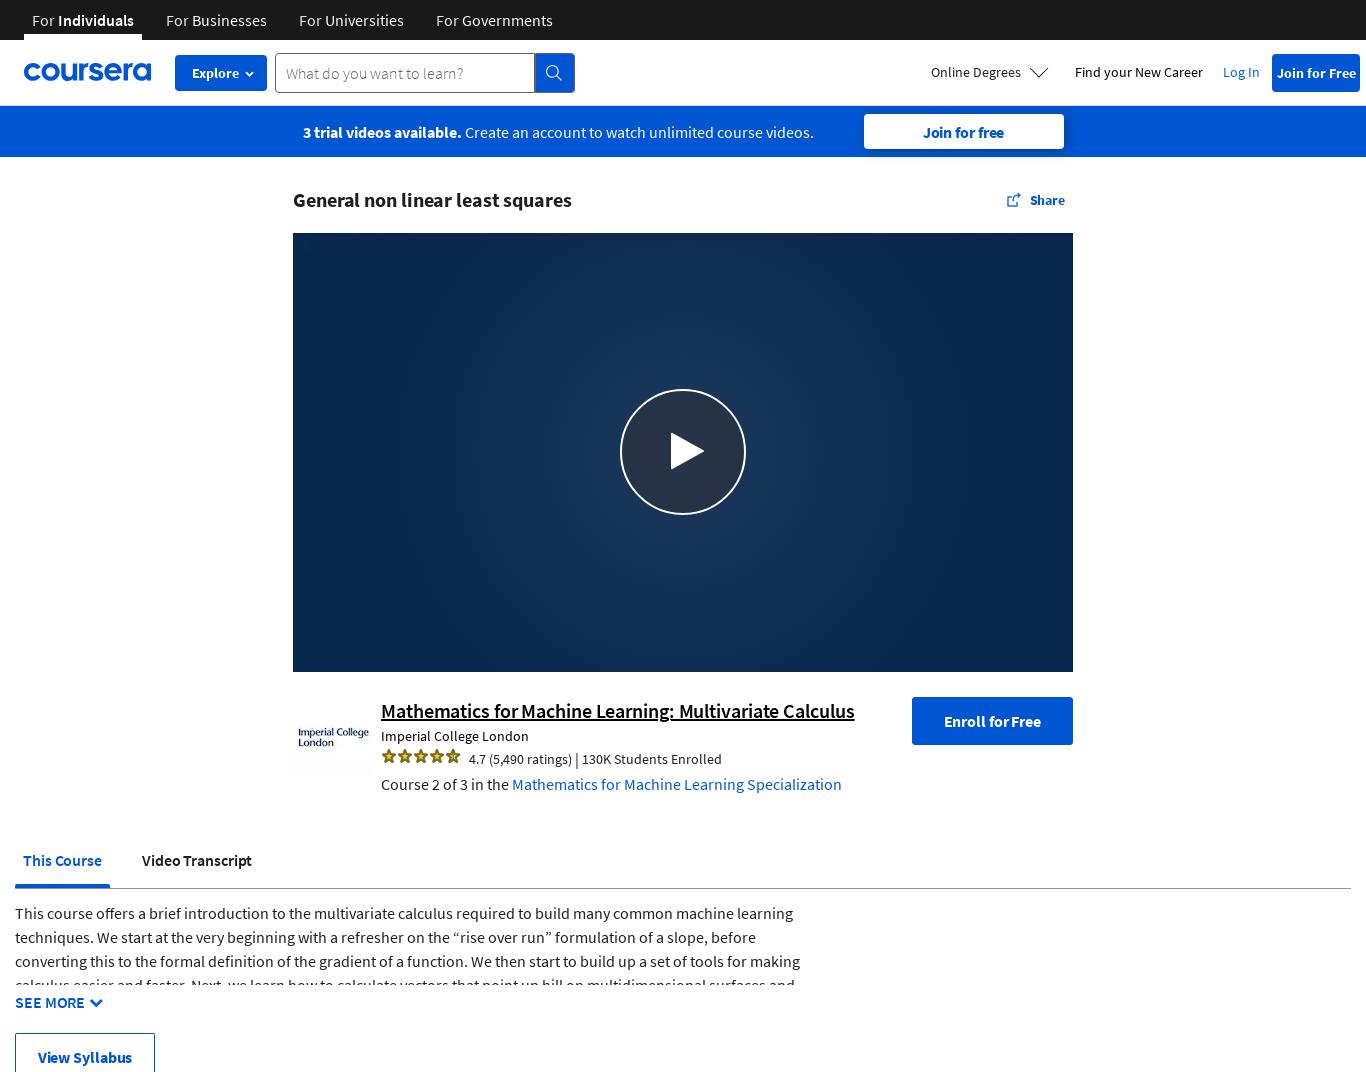 The image size is (1366, 1072). Describe the element at coordinates (454, 733) in the screenshot. I see `'Imperial College London'` at that location.